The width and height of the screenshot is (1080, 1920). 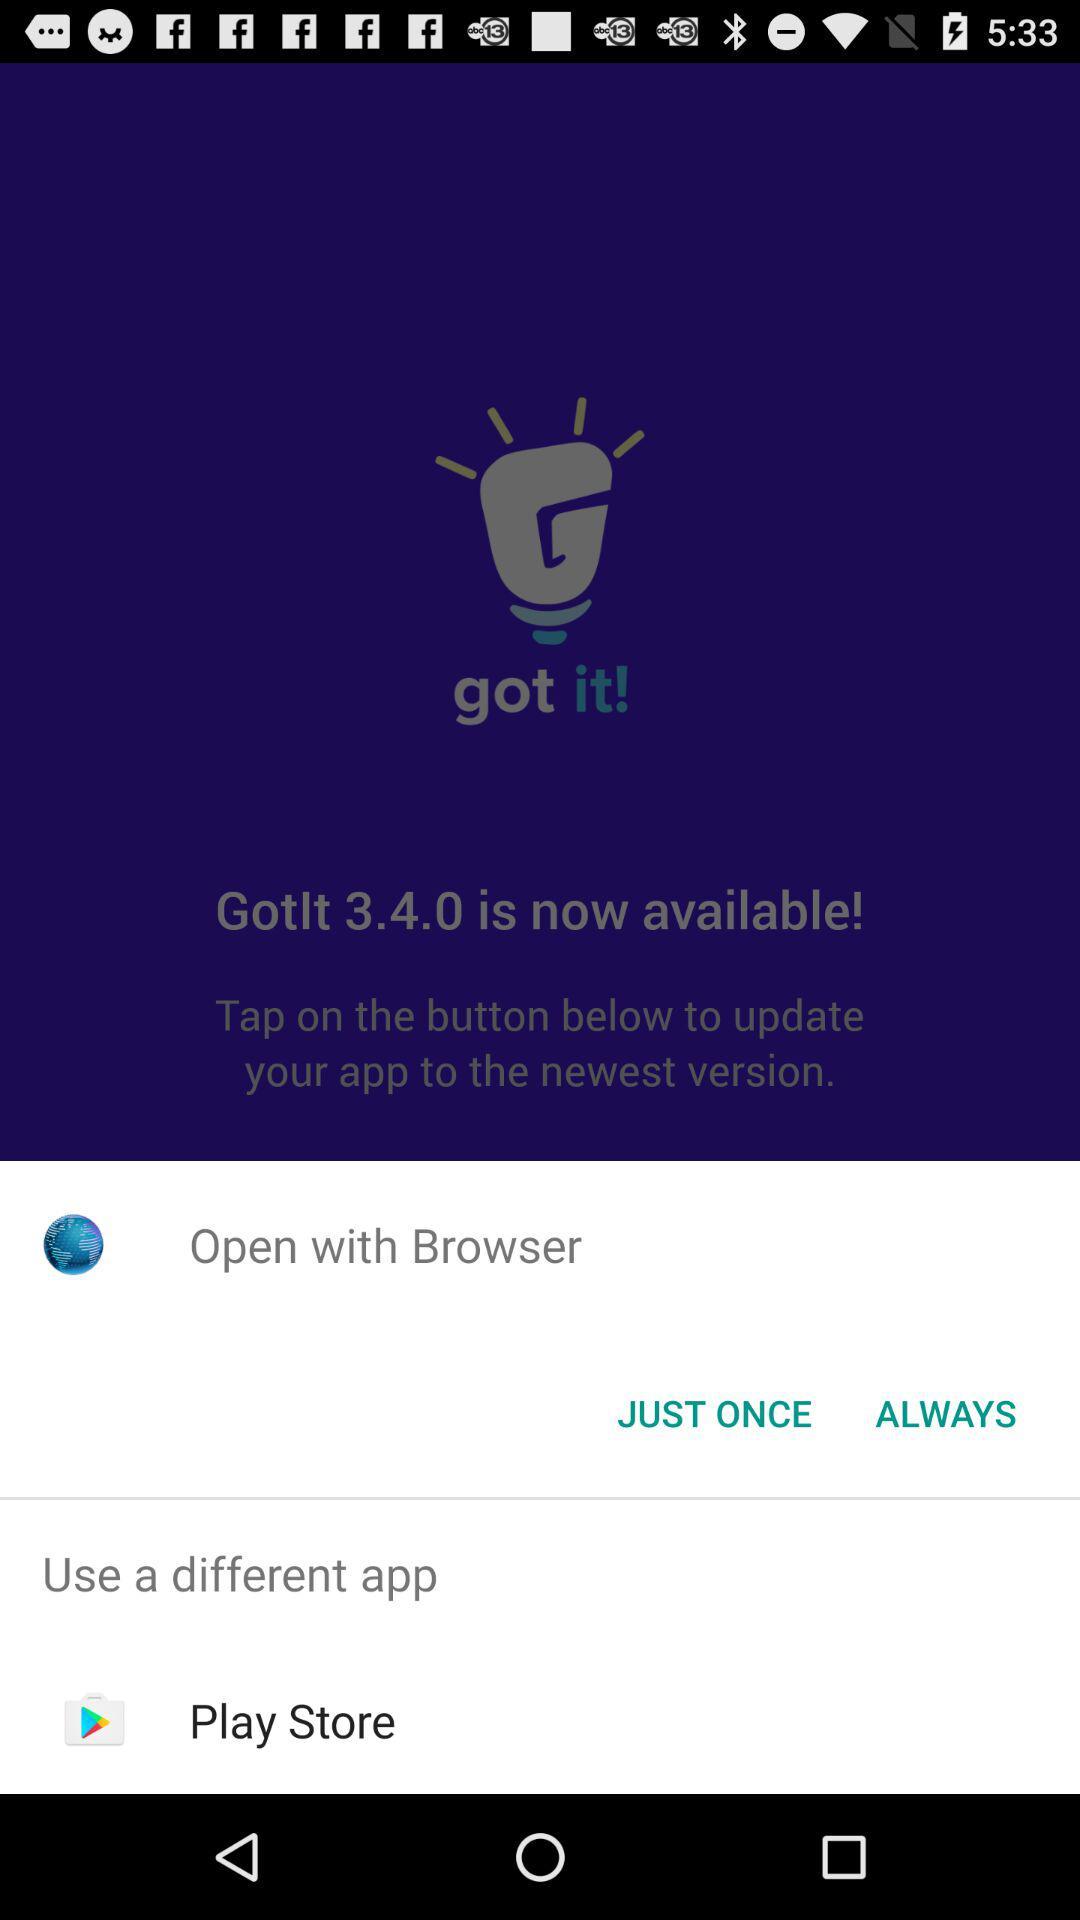 What do you see at coordinates (540, 1572) in the screenshot?
I see `use a different icon` at bounding box center [540, 1572].